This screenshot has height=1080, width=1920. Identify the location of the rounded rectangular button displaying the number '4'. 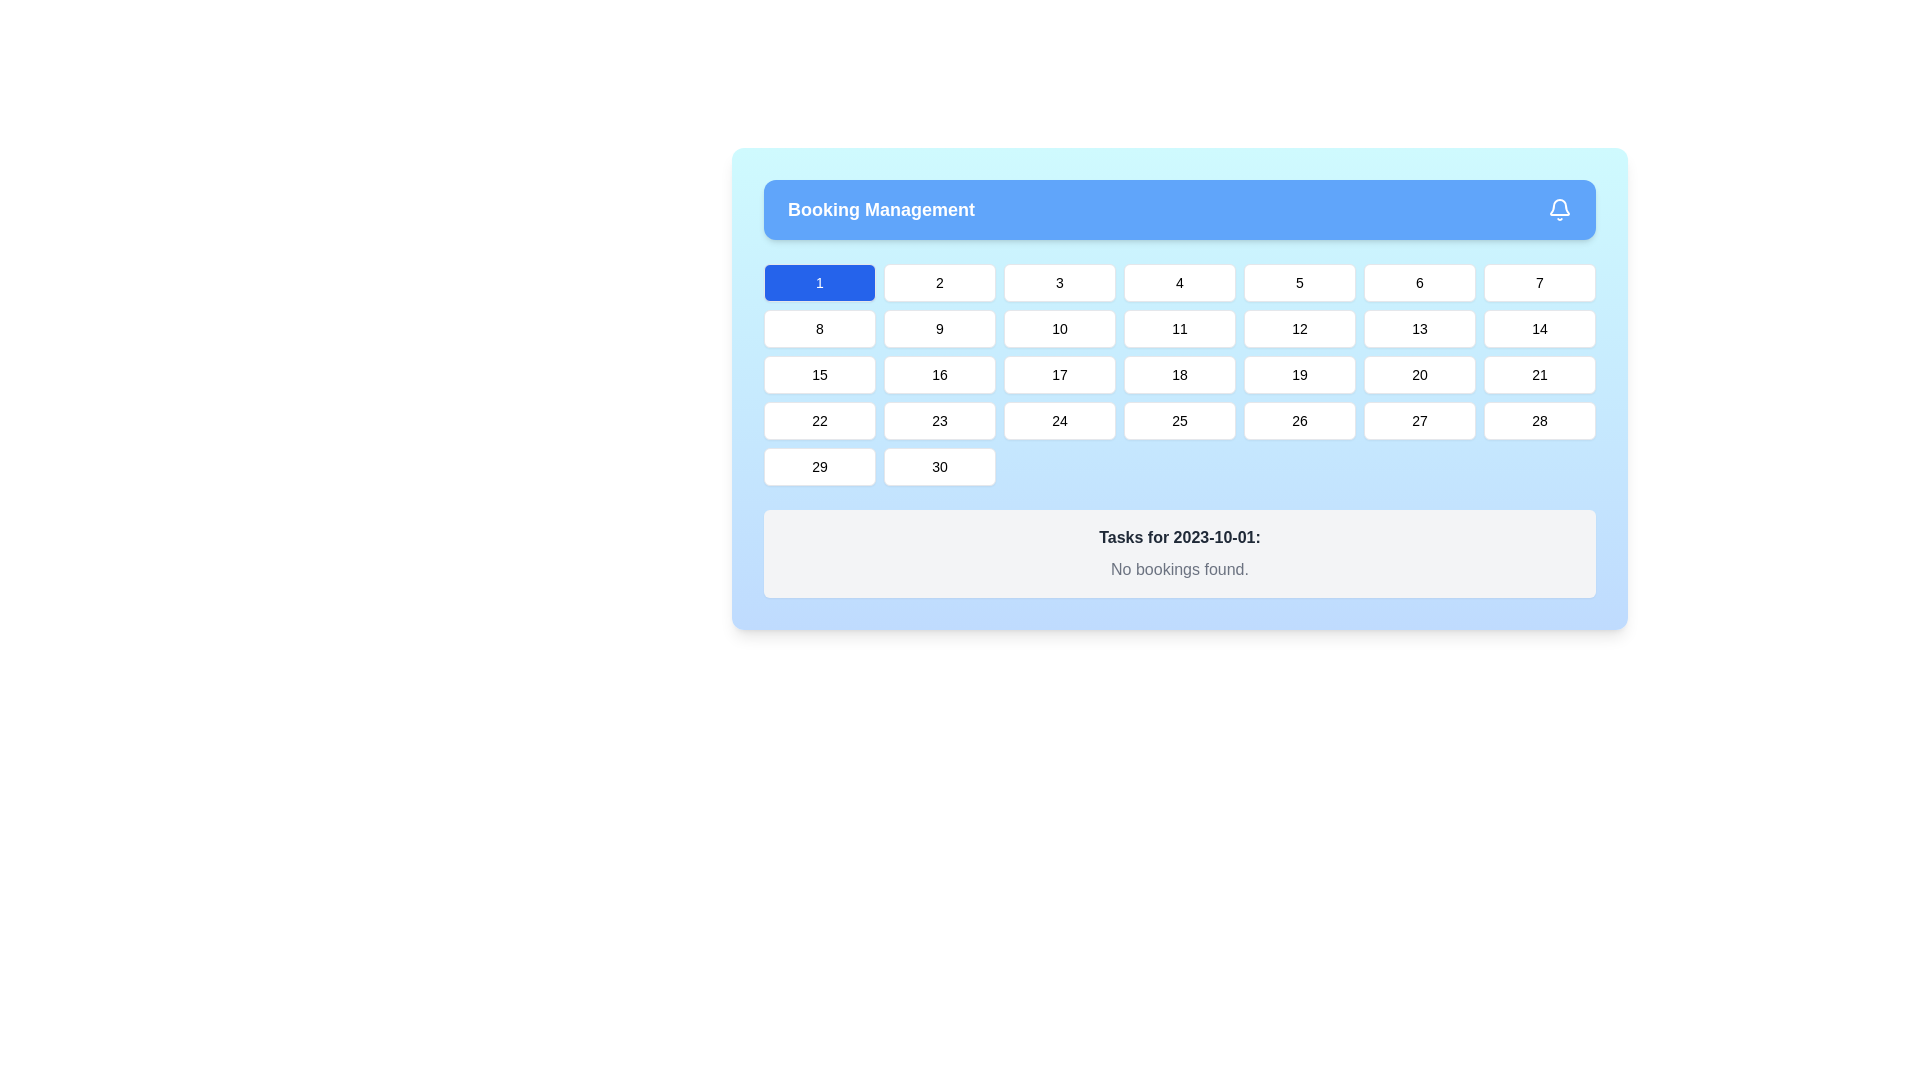
(1180, 282).